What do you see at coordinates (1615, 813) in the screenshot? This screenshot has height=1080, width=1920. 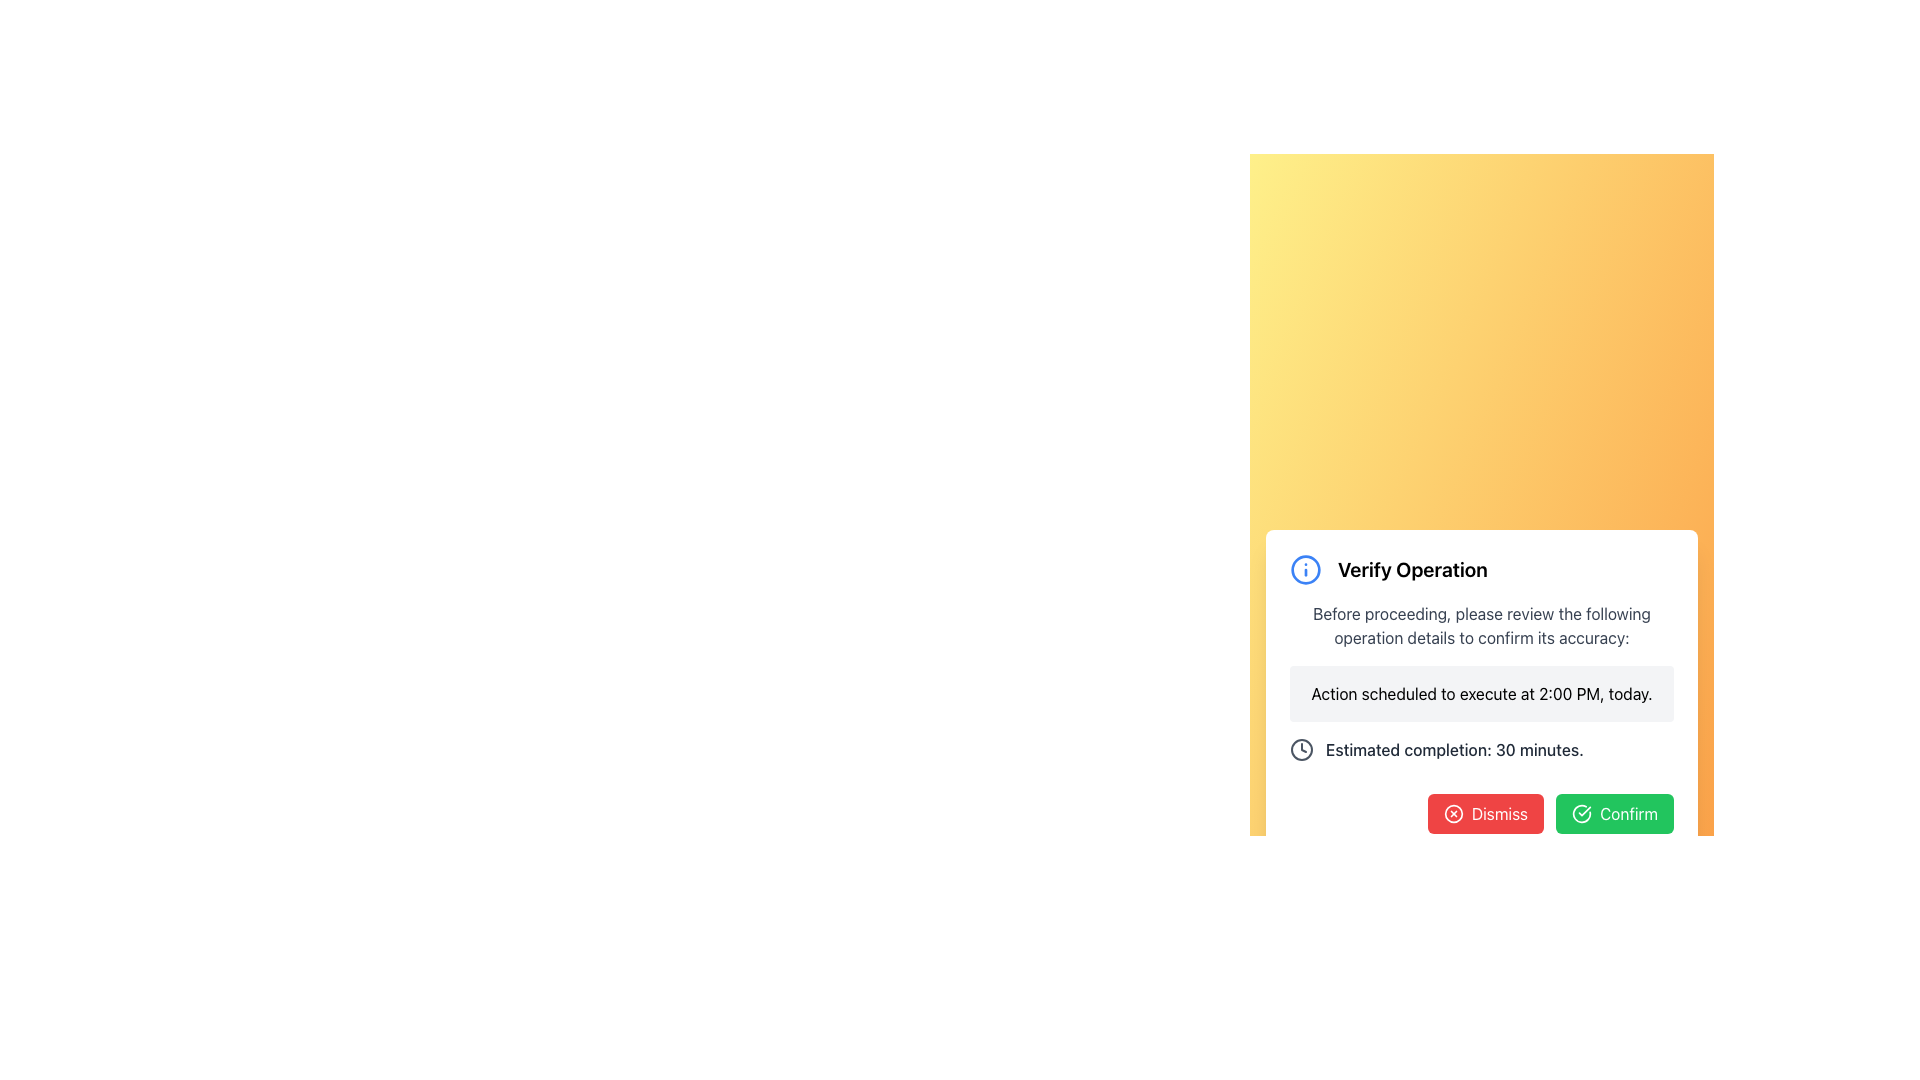 I see `the confirm button in the bottom-right section of the dialog box` at bounding box center [1615, 813].